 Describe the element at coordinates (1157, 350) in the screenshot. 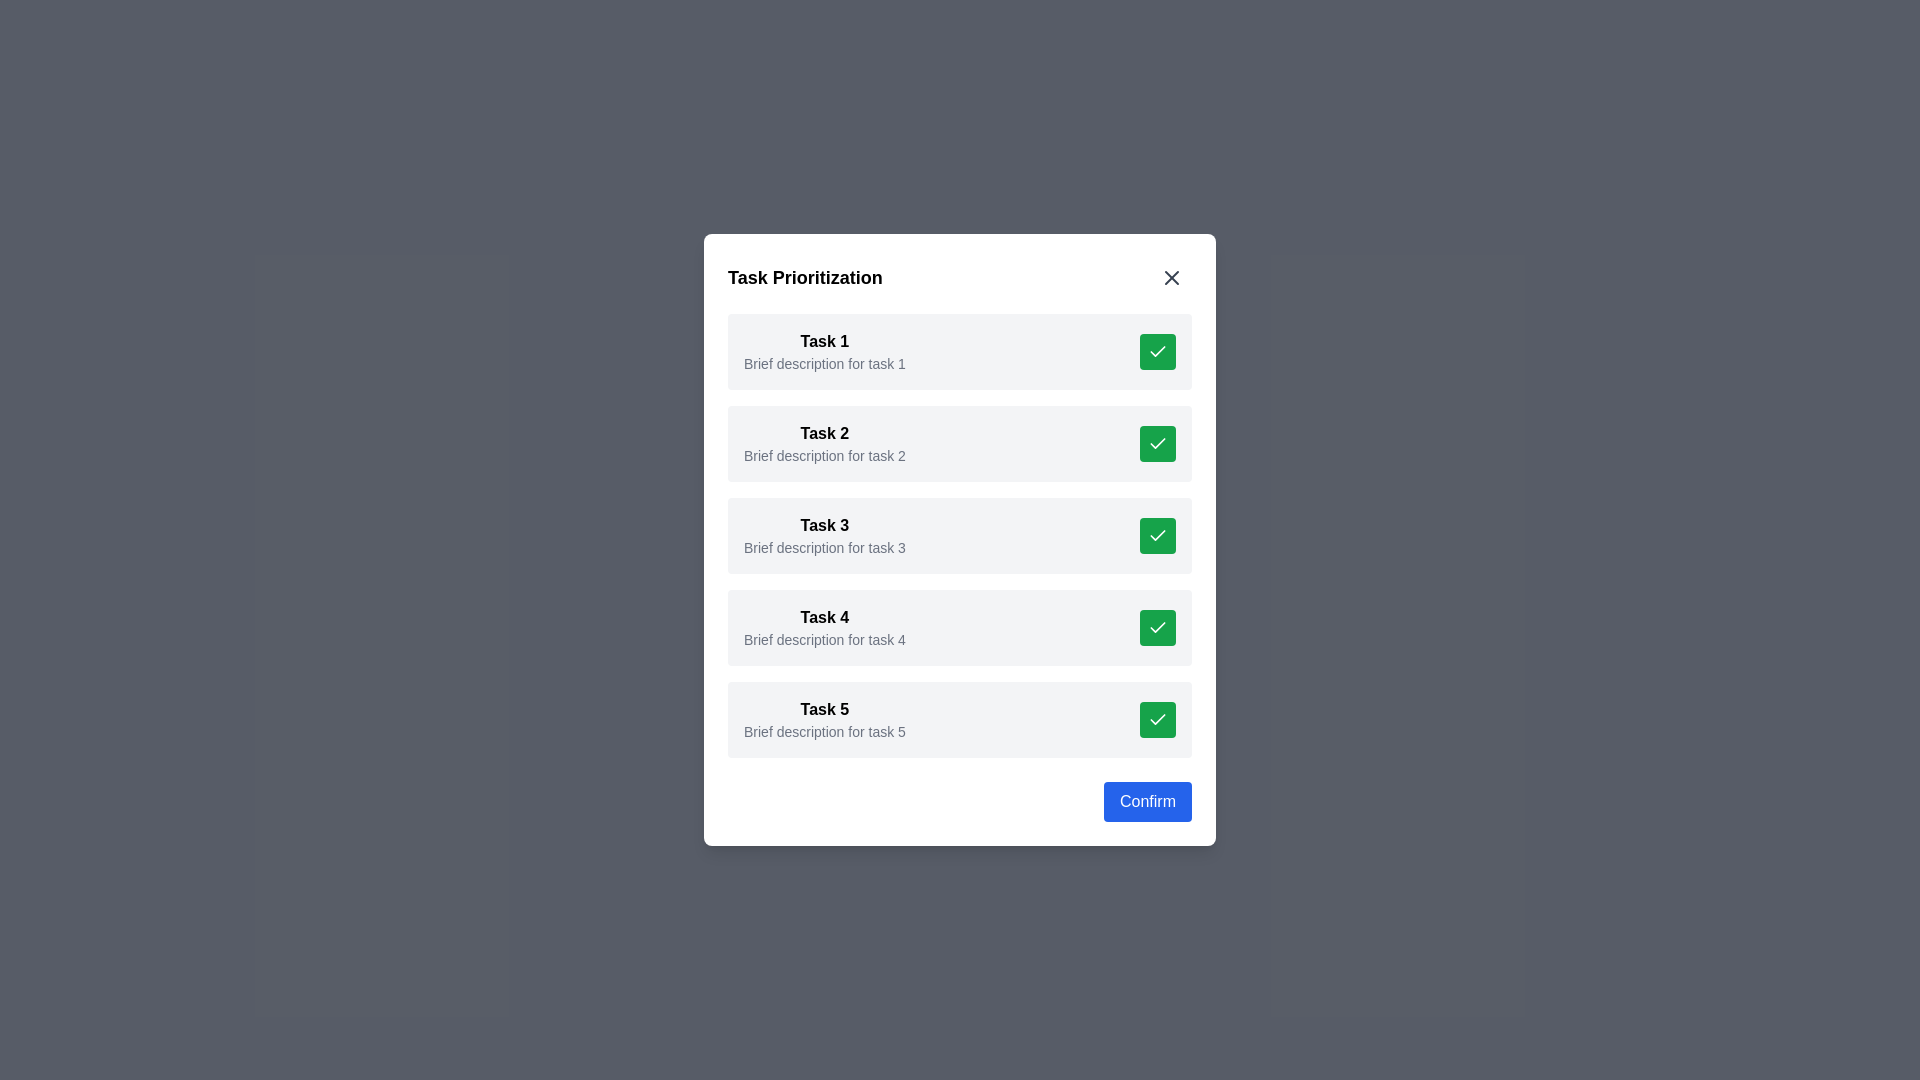

I see `white checkmark icon located inside the green square button, which is positioned to the far right of the row labeled 'Task 1' in the task list interface` at that location.